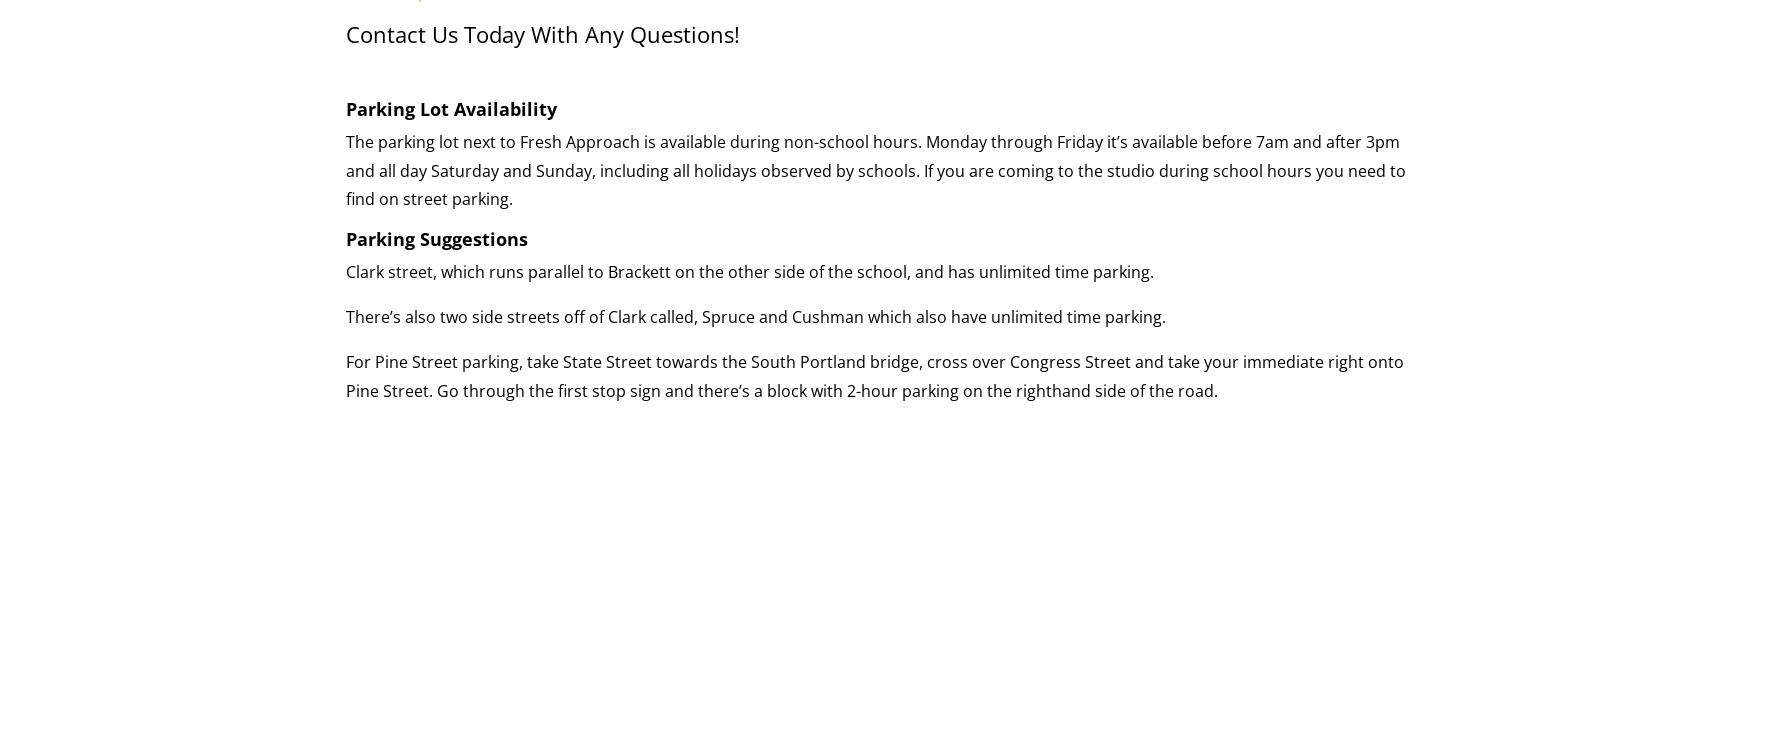 The height and width of the screenshot is (756, 1772). I want to click on '3pm', so click(1382, 140).